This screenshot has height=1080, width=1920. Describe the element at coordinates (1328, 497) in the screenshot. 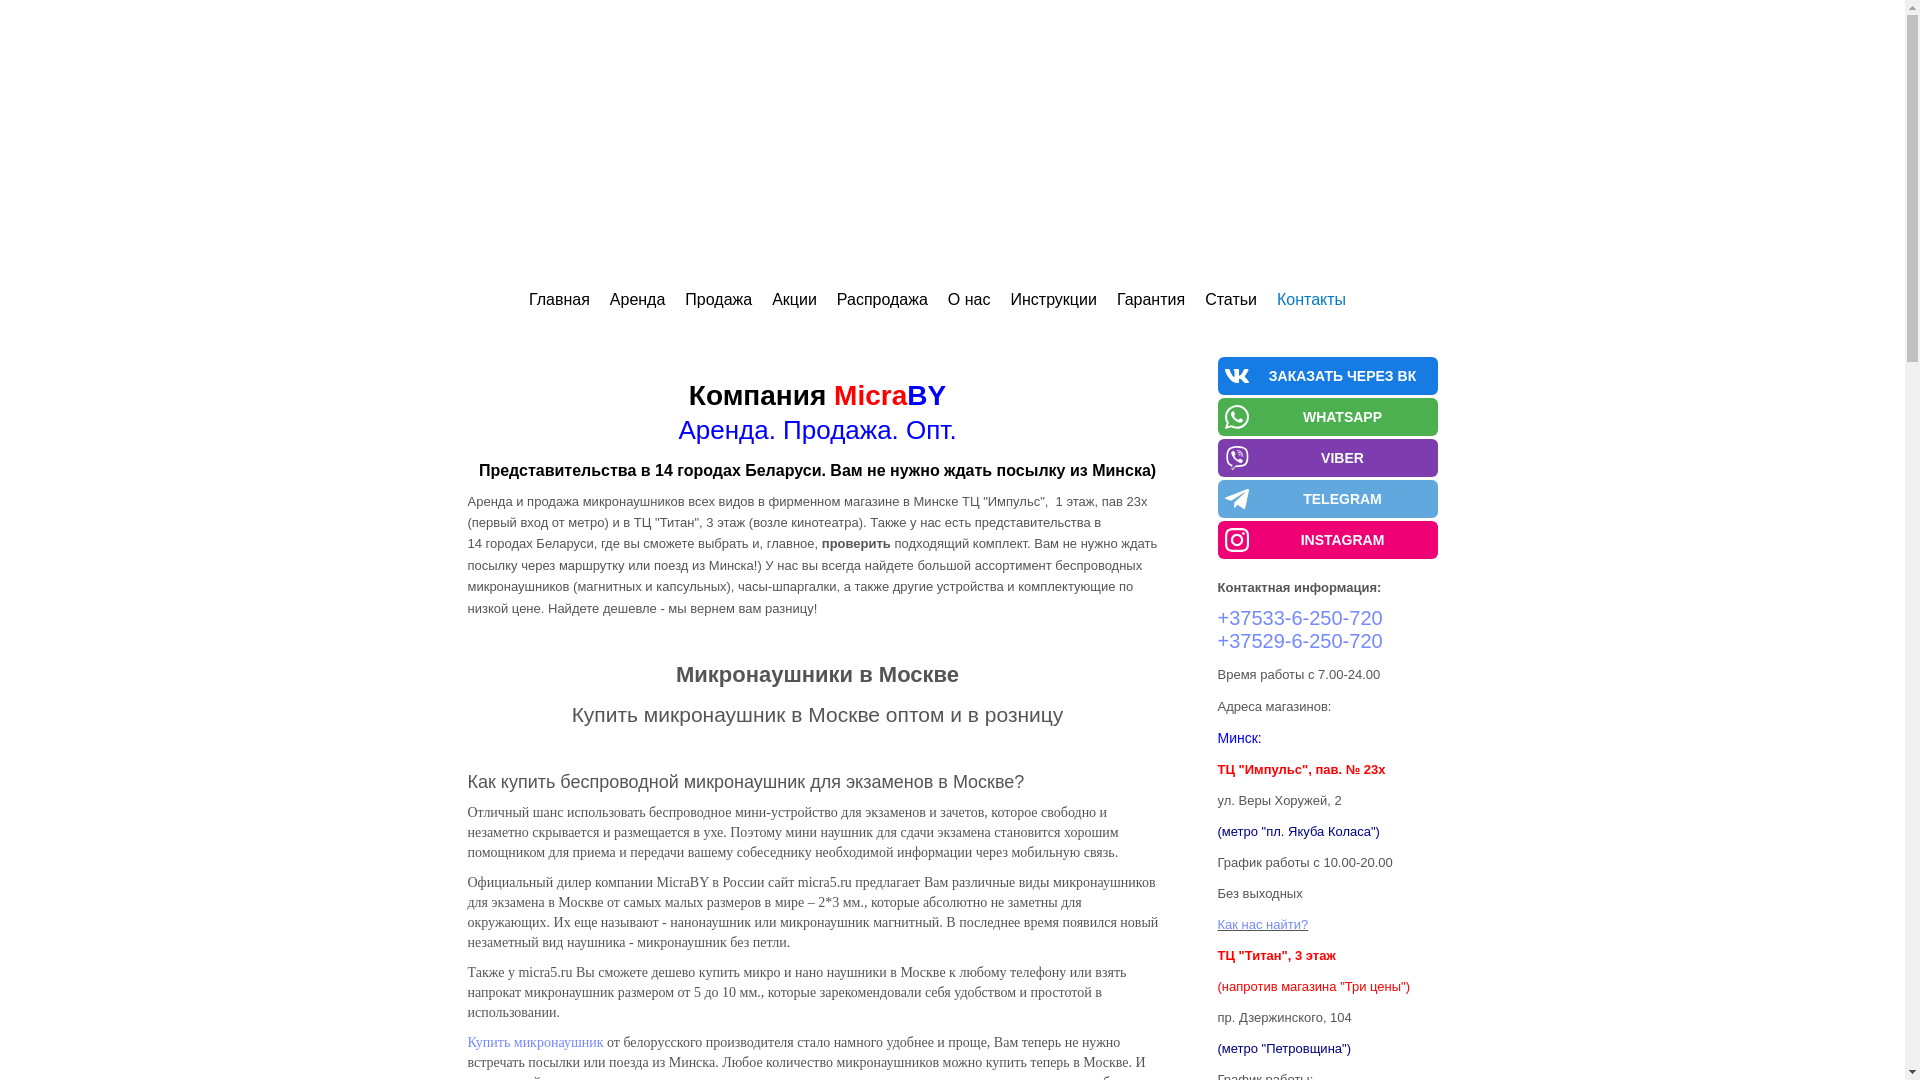

I see `'TELEGRAM'` at that location.